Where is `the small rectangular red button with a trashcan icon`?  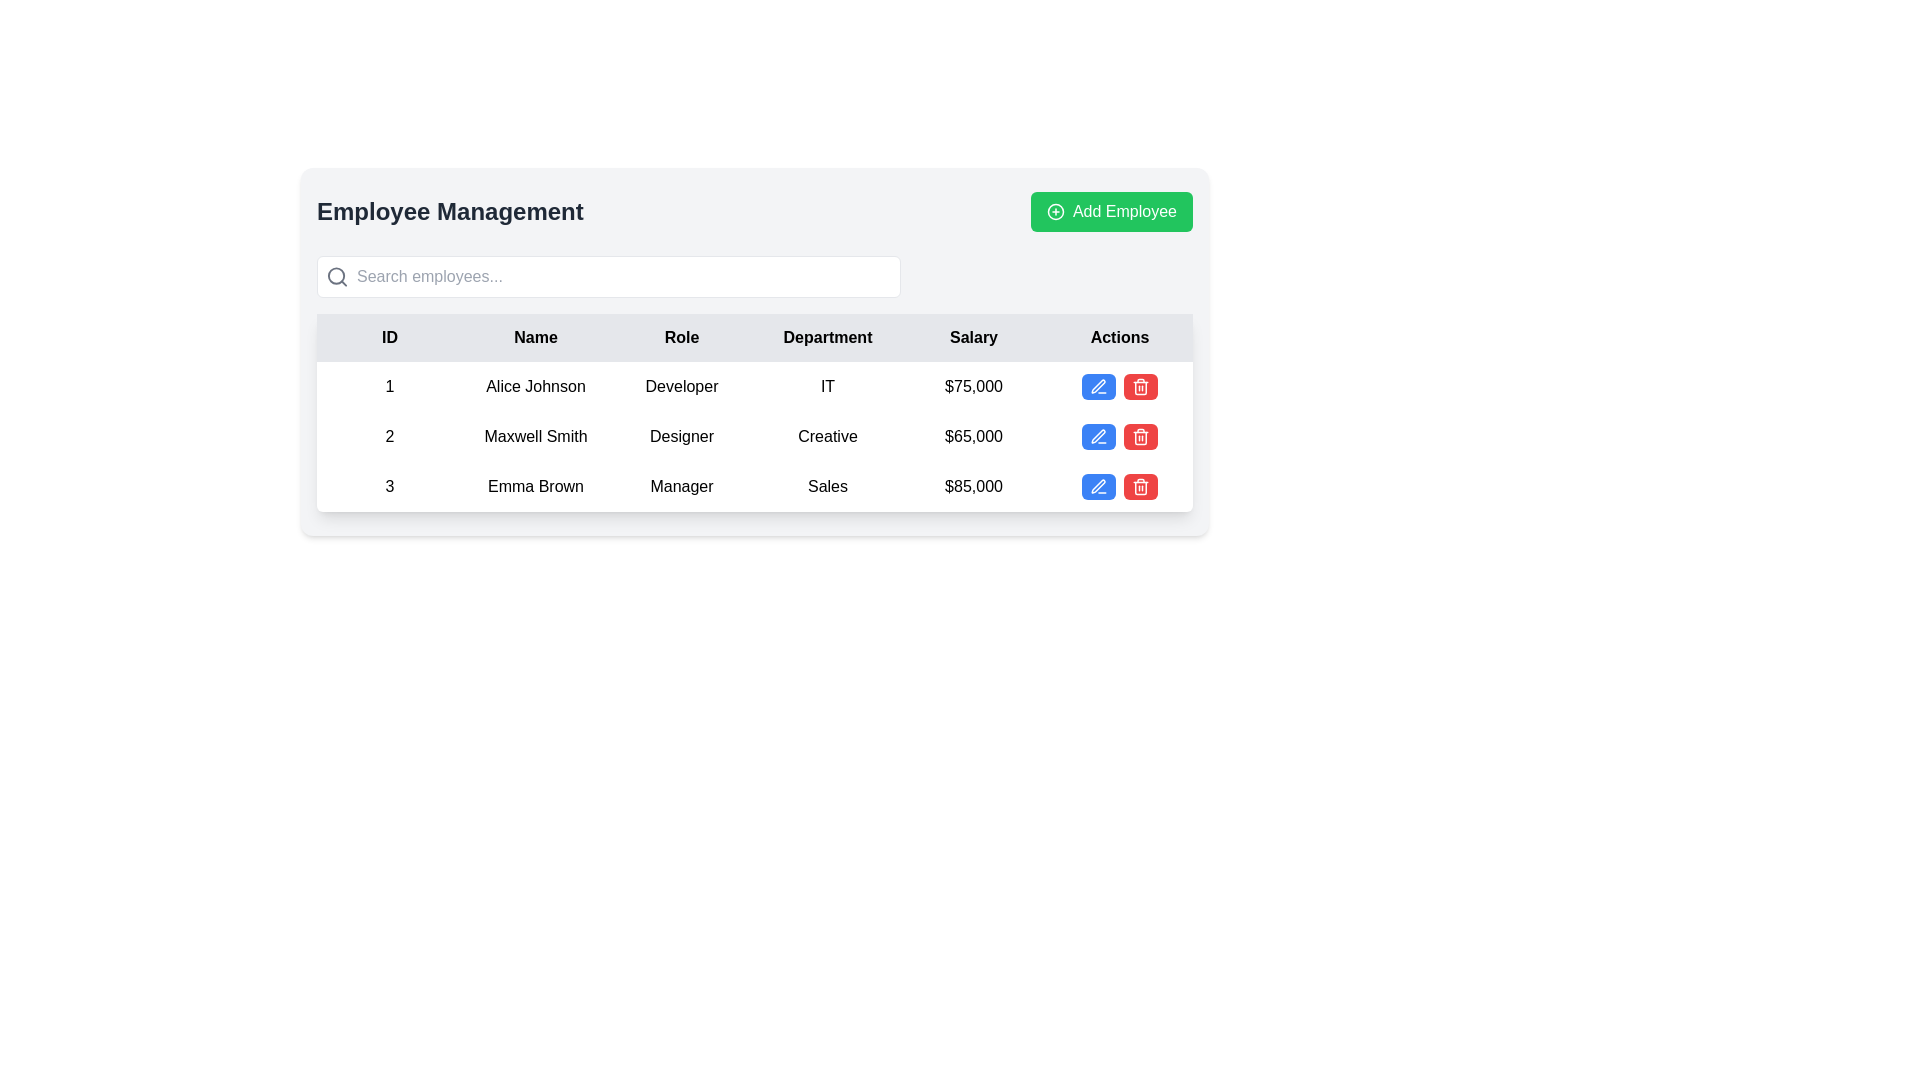
the small rectangular red button with a trashcan icon is located at coordinates (1141, 435).